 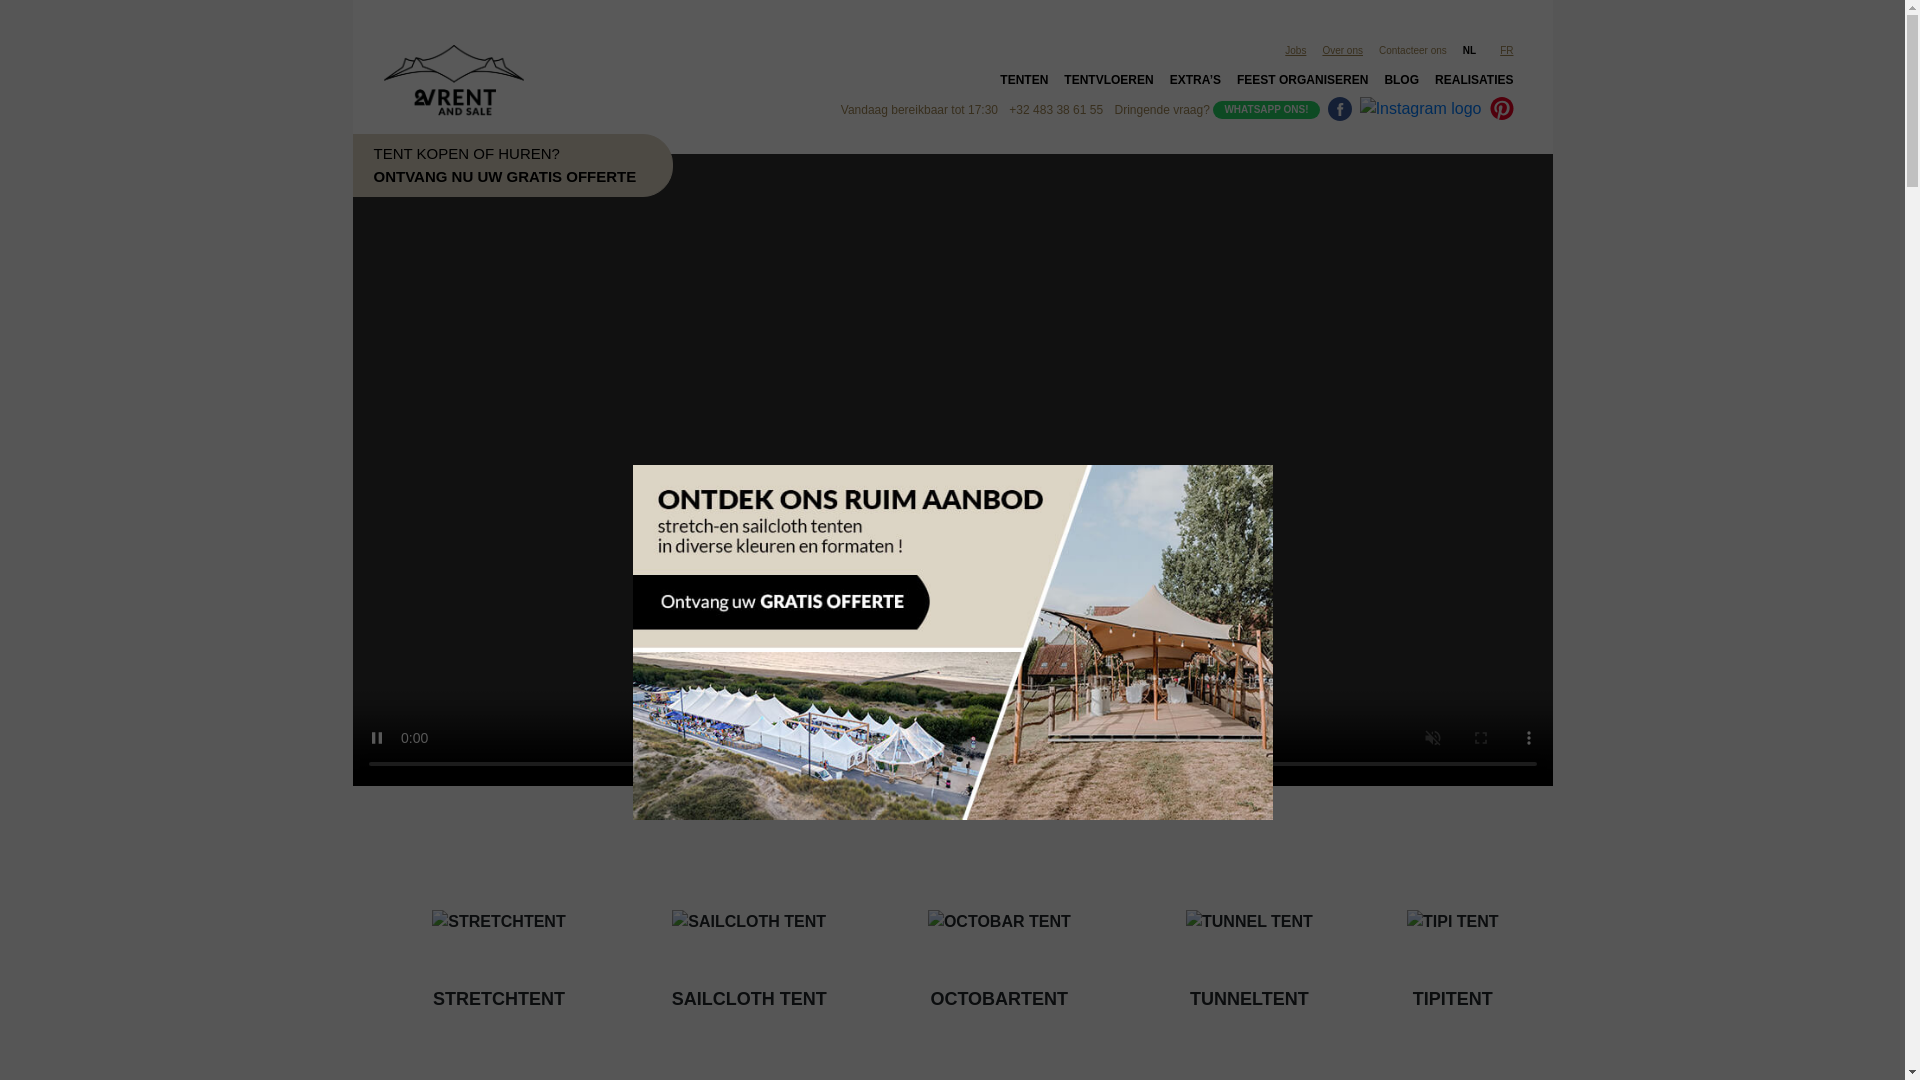 I want to click on 'WHATSAPP ONS!', so click(x=1265, y=109).